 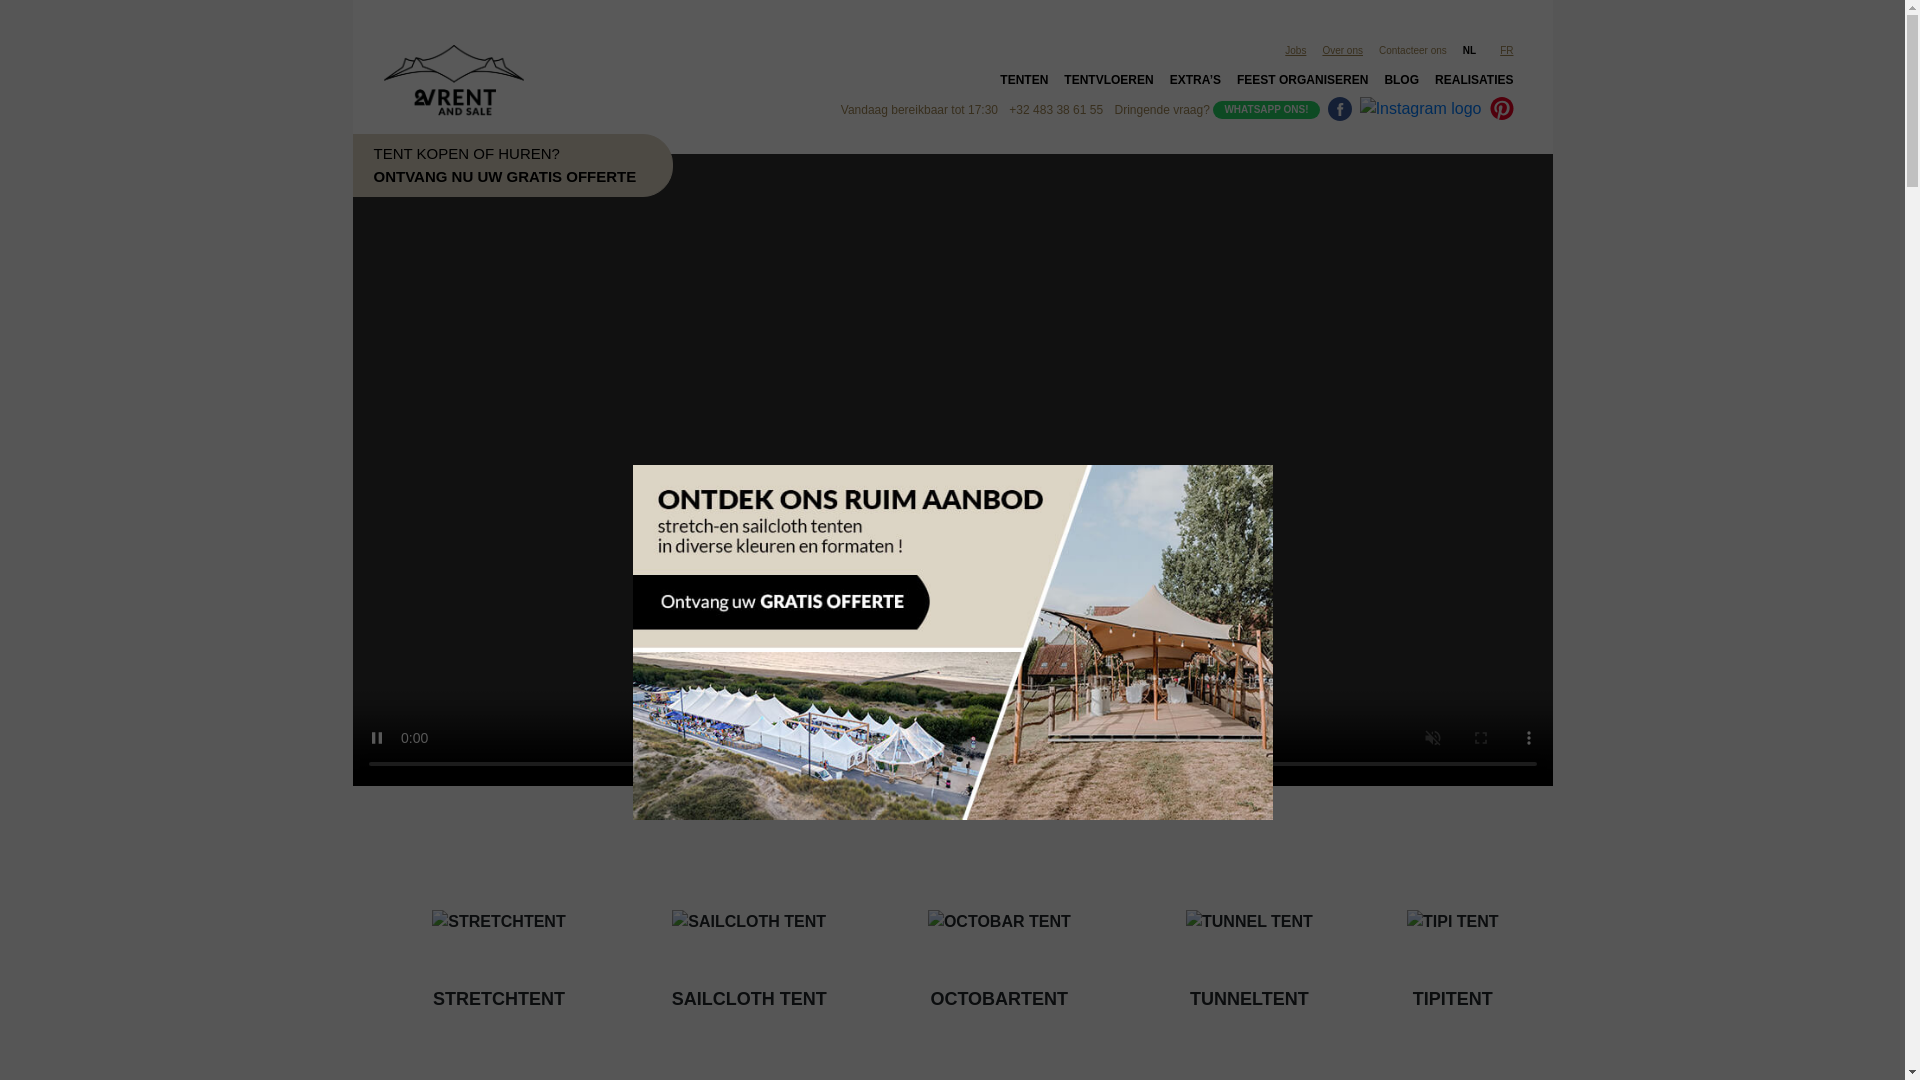 I want to click on 'WHATSAPP ONS!', so click(x=1265, y=109).